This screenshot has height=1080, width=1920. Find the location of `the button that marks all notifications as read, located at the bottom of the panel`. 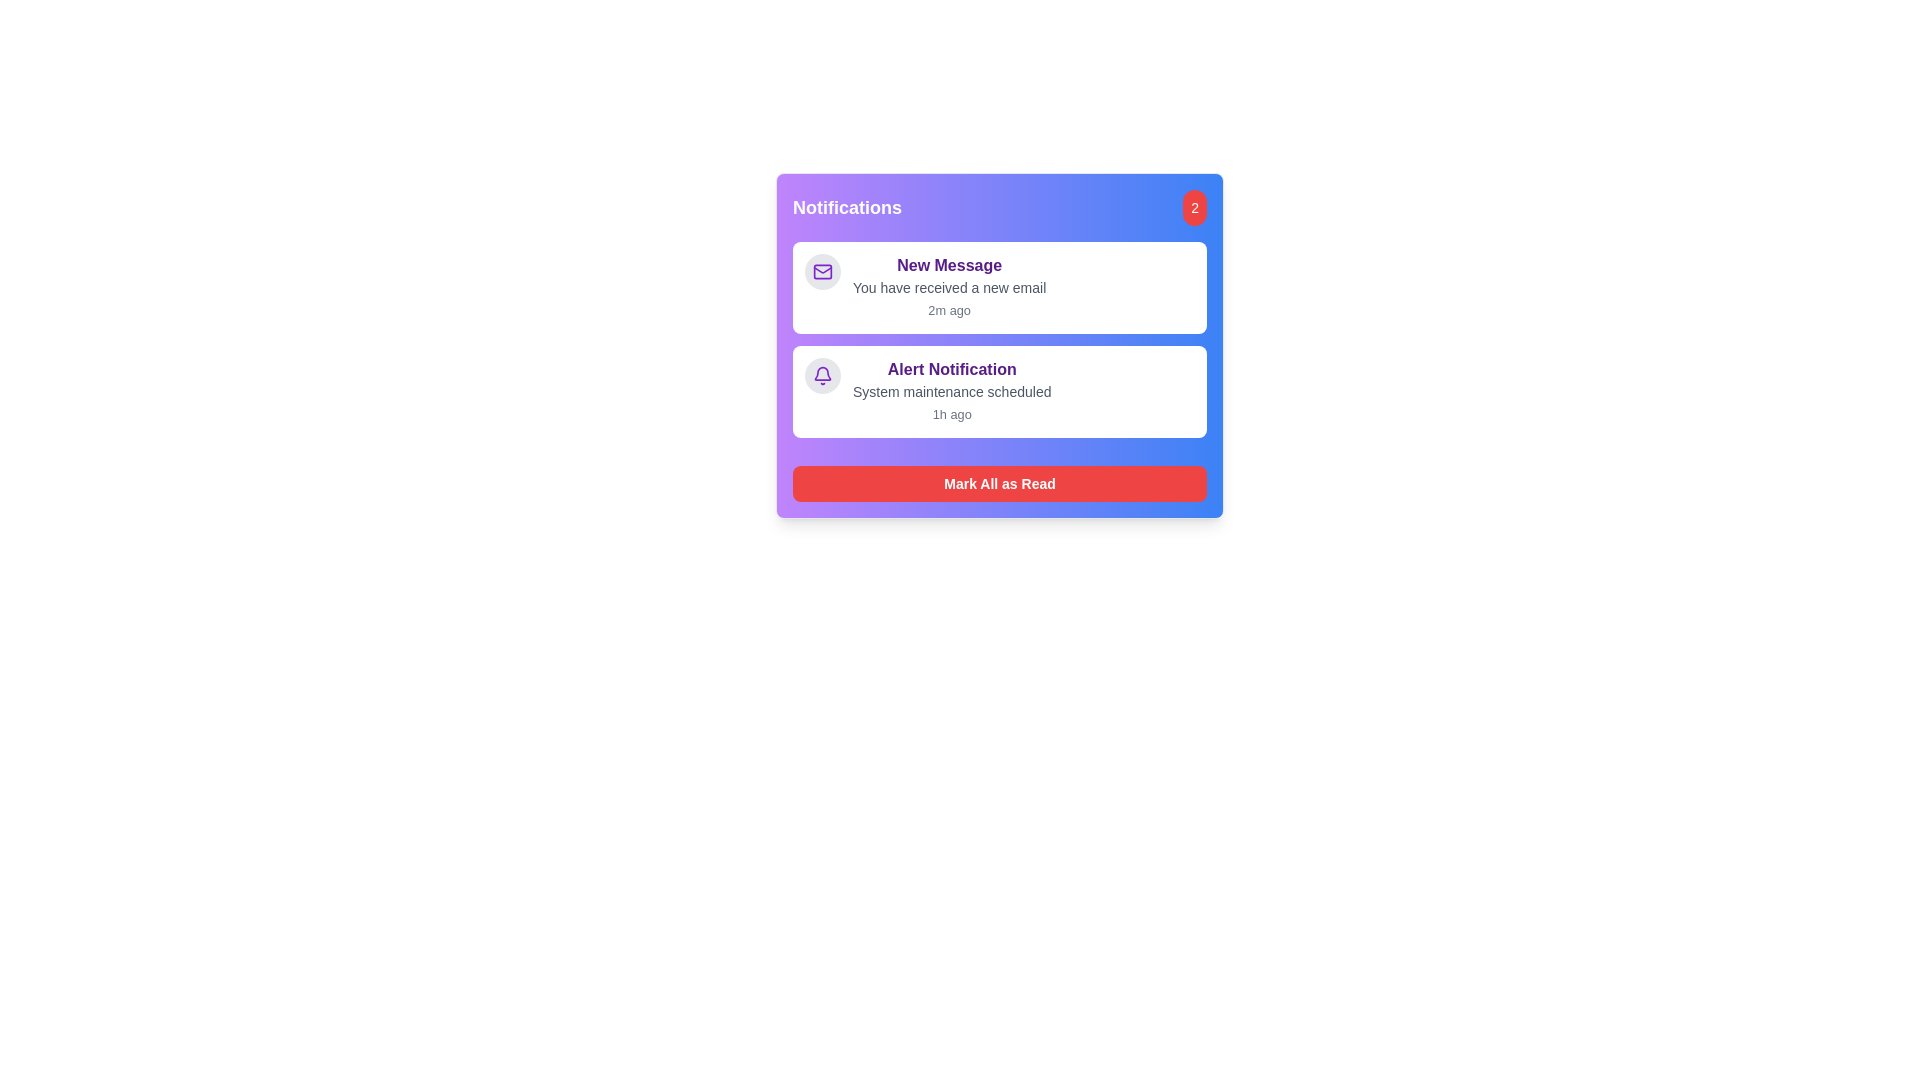

the button that marks all notifications as read, located at the bottom of the panel is located at coordinates (999, 483).